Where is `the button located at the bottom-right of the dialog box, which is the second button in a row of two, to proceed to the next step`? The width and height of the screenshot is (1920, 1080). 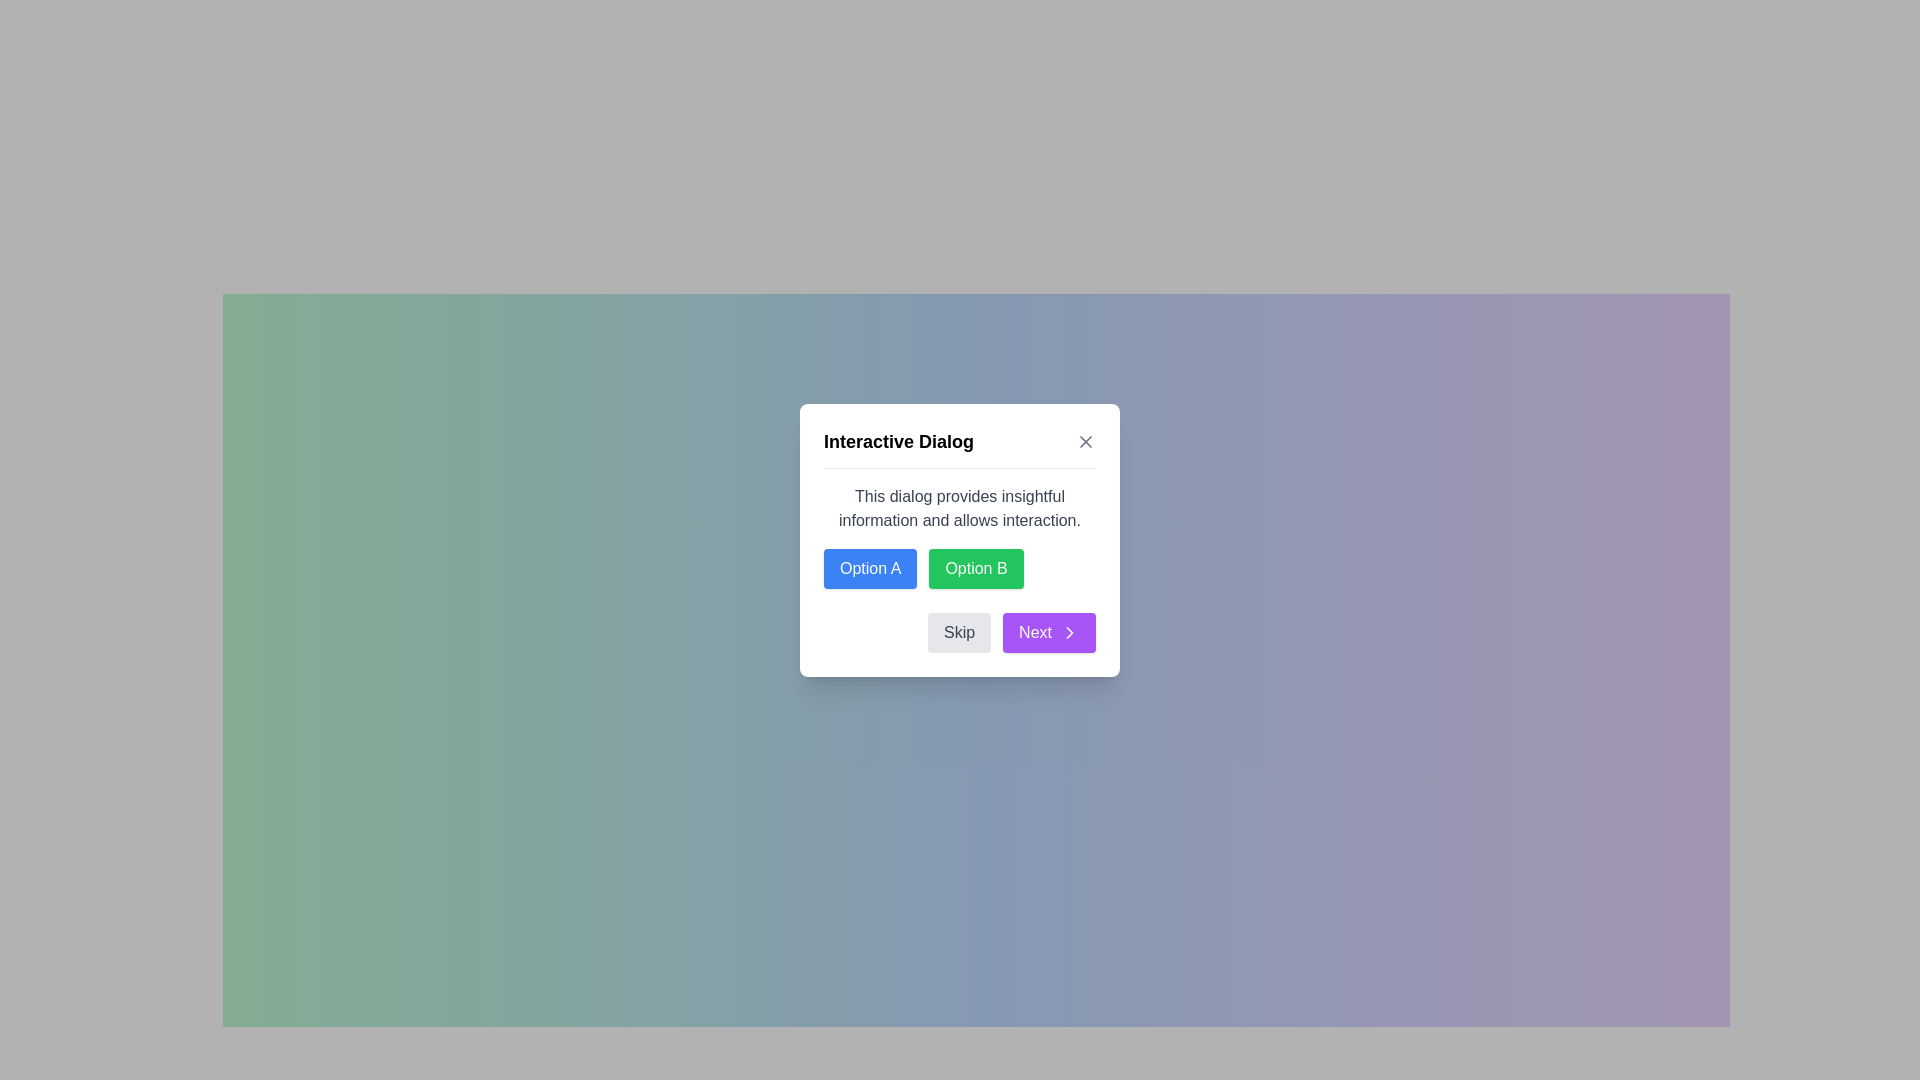
the button located at the bottom-right of the dialog box, which is the second button in a row of two, to proceed to the next step is located at coordinates (1048, 632).